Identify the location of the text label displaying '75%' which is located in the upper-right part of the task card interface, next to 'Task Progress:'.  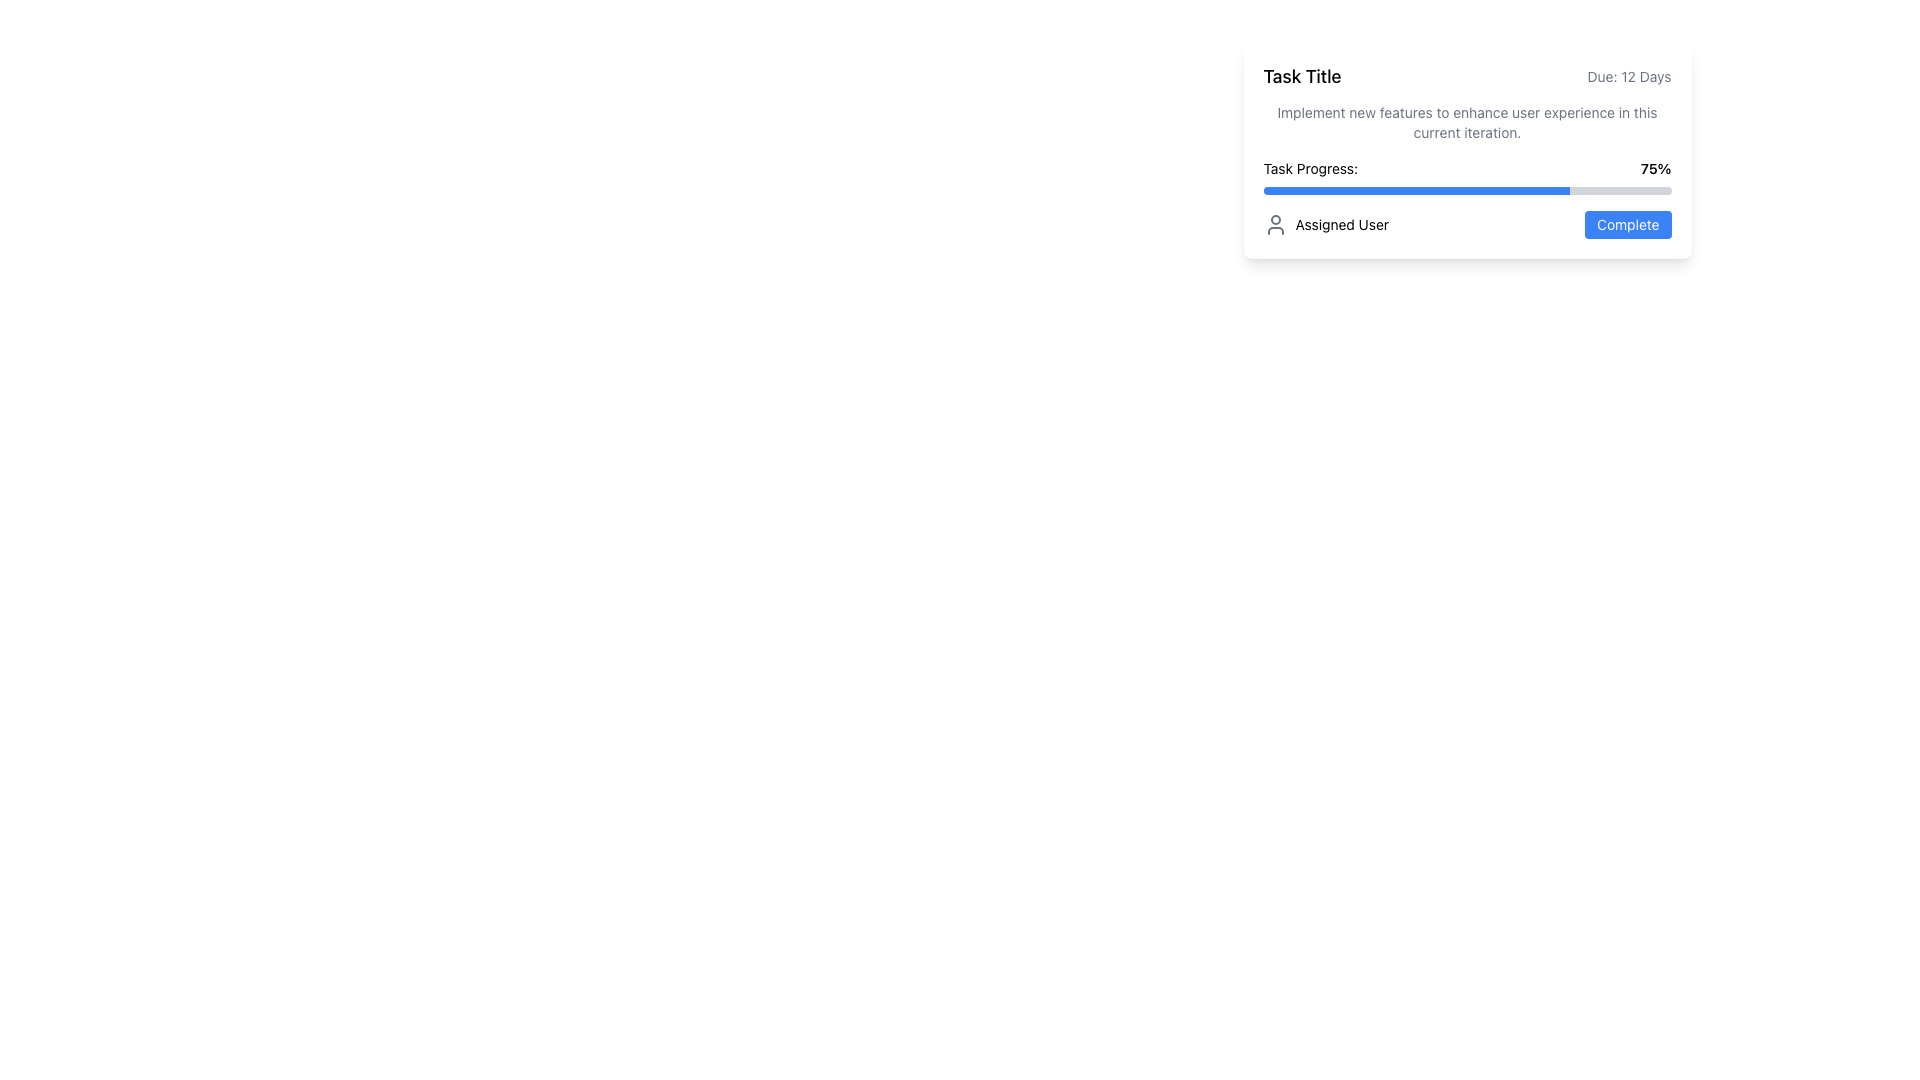
(1656, 168).